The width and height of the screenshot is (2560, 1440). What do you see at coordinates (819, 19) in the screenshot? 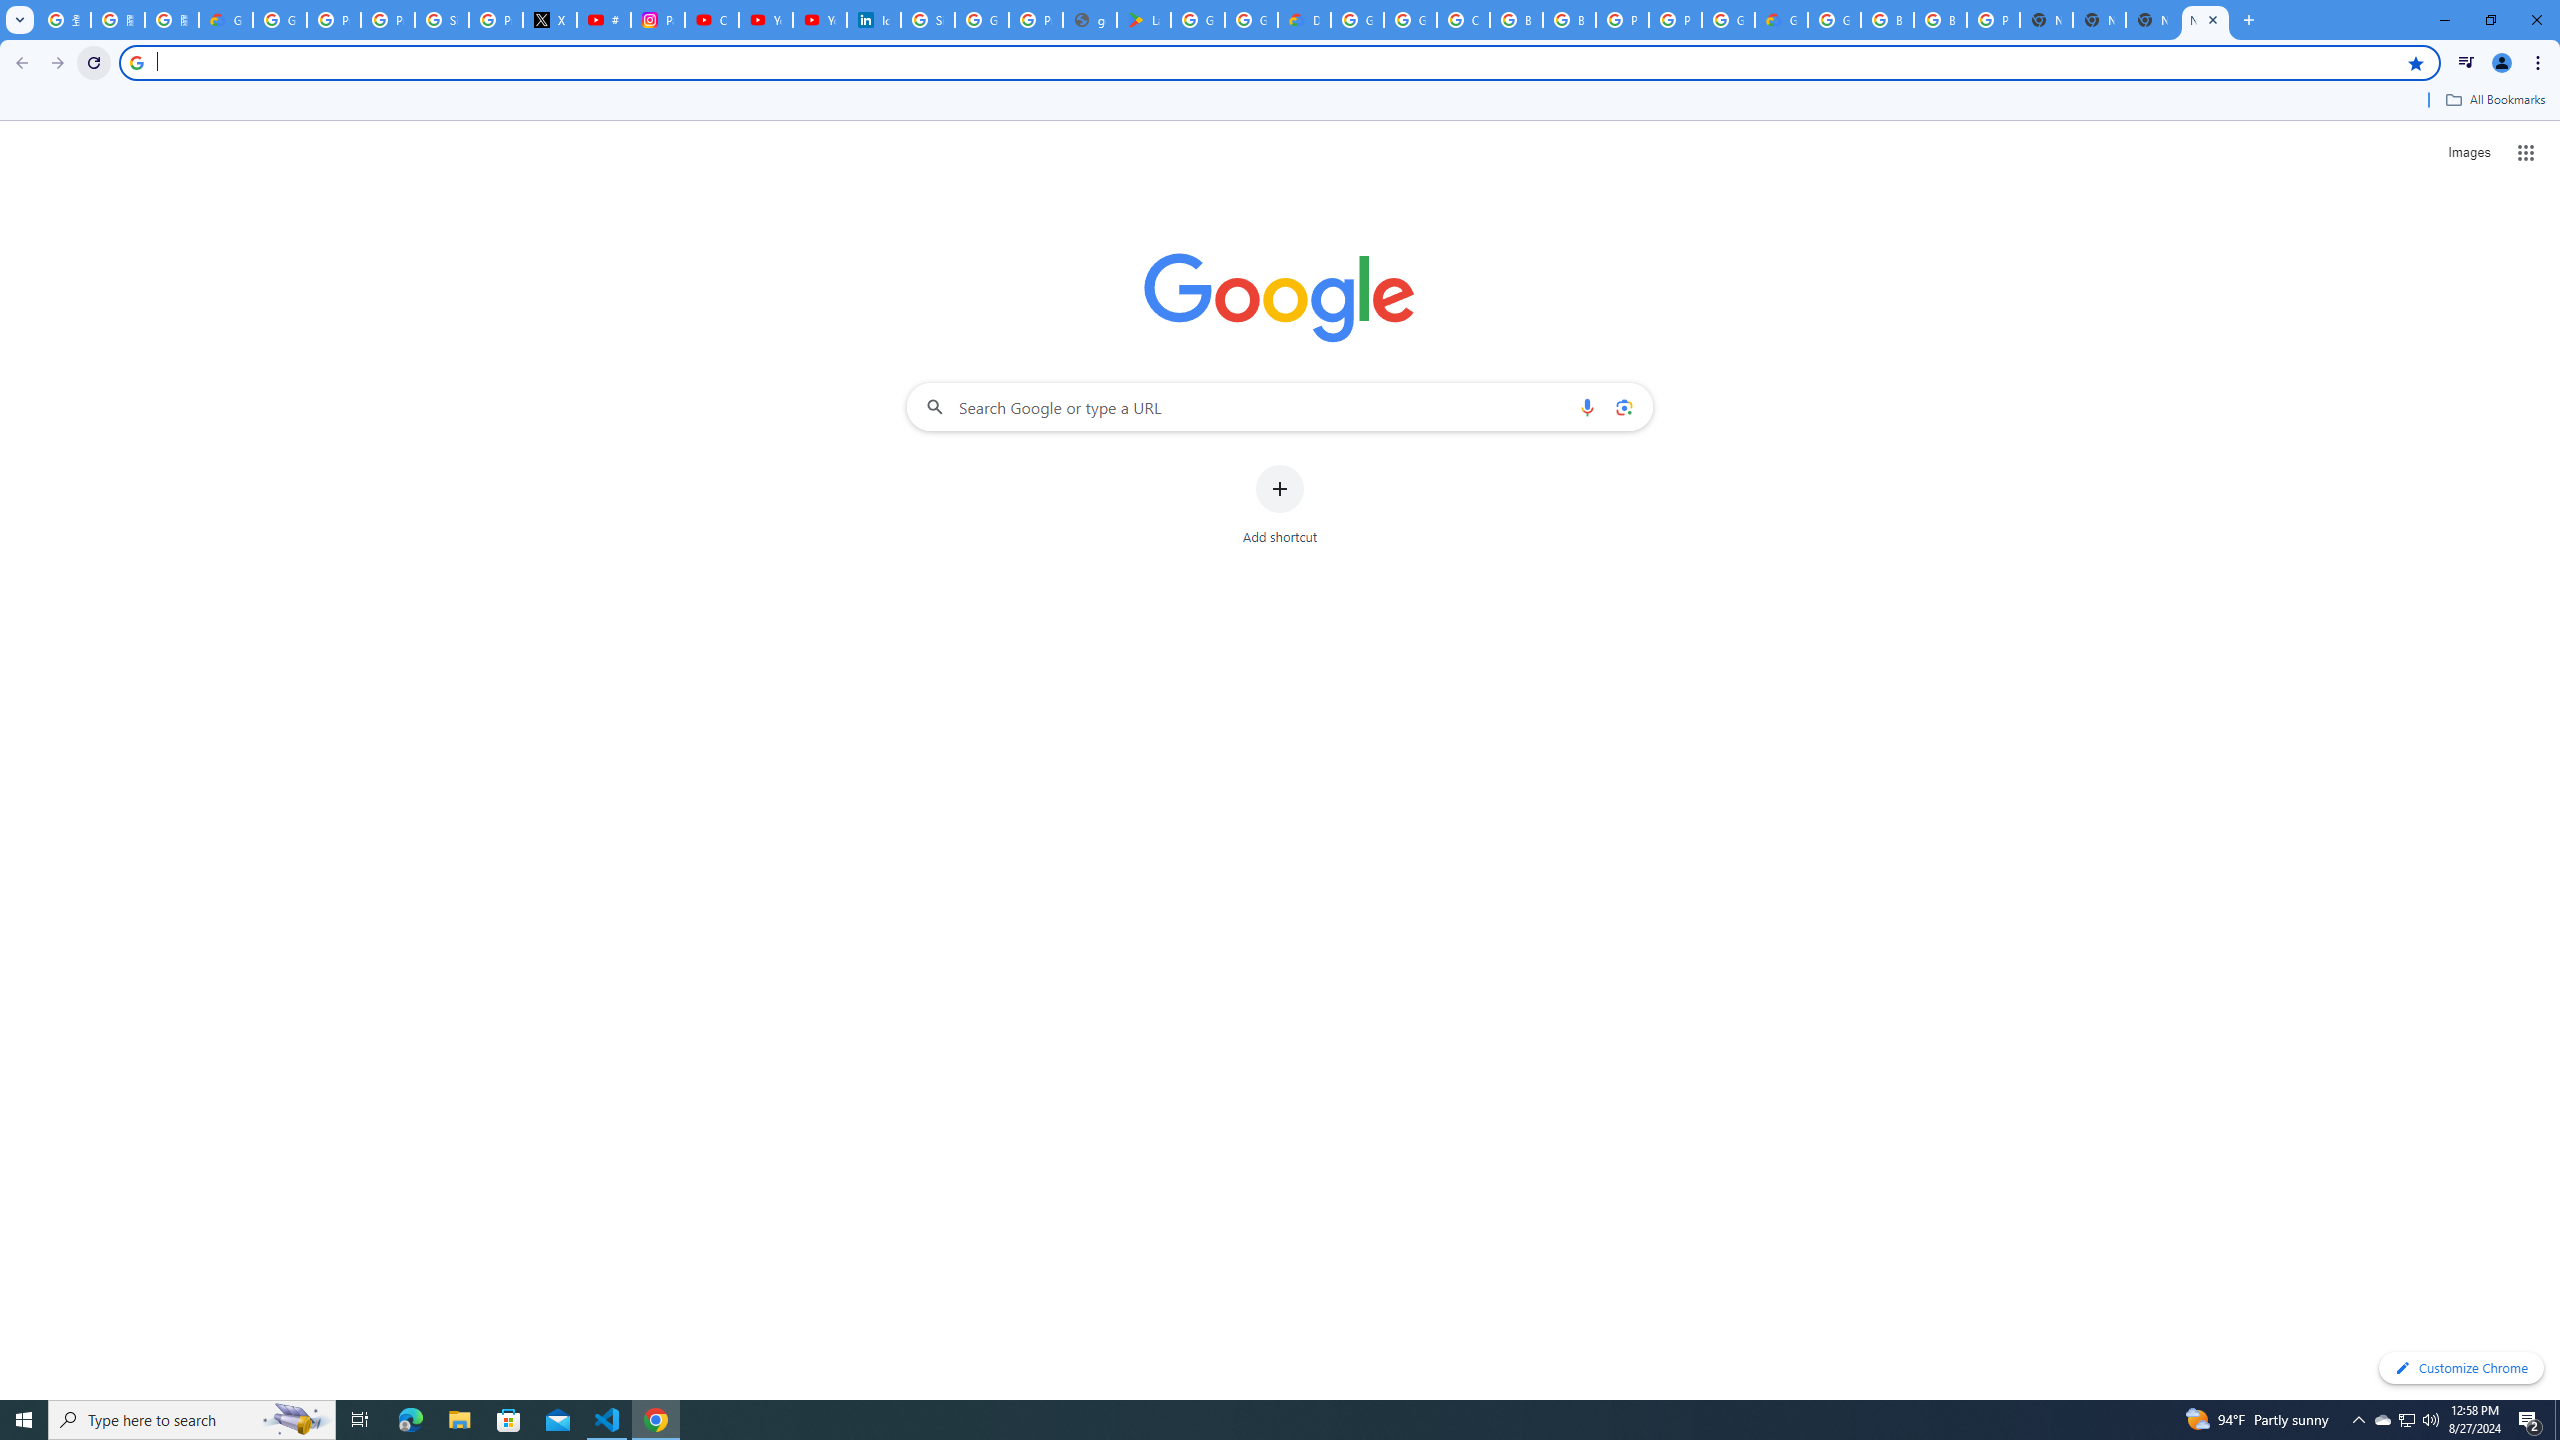
I see `'YouTube Culture & Trends - YouTube Top 10, 2021'` at bounding box center [819, 19].